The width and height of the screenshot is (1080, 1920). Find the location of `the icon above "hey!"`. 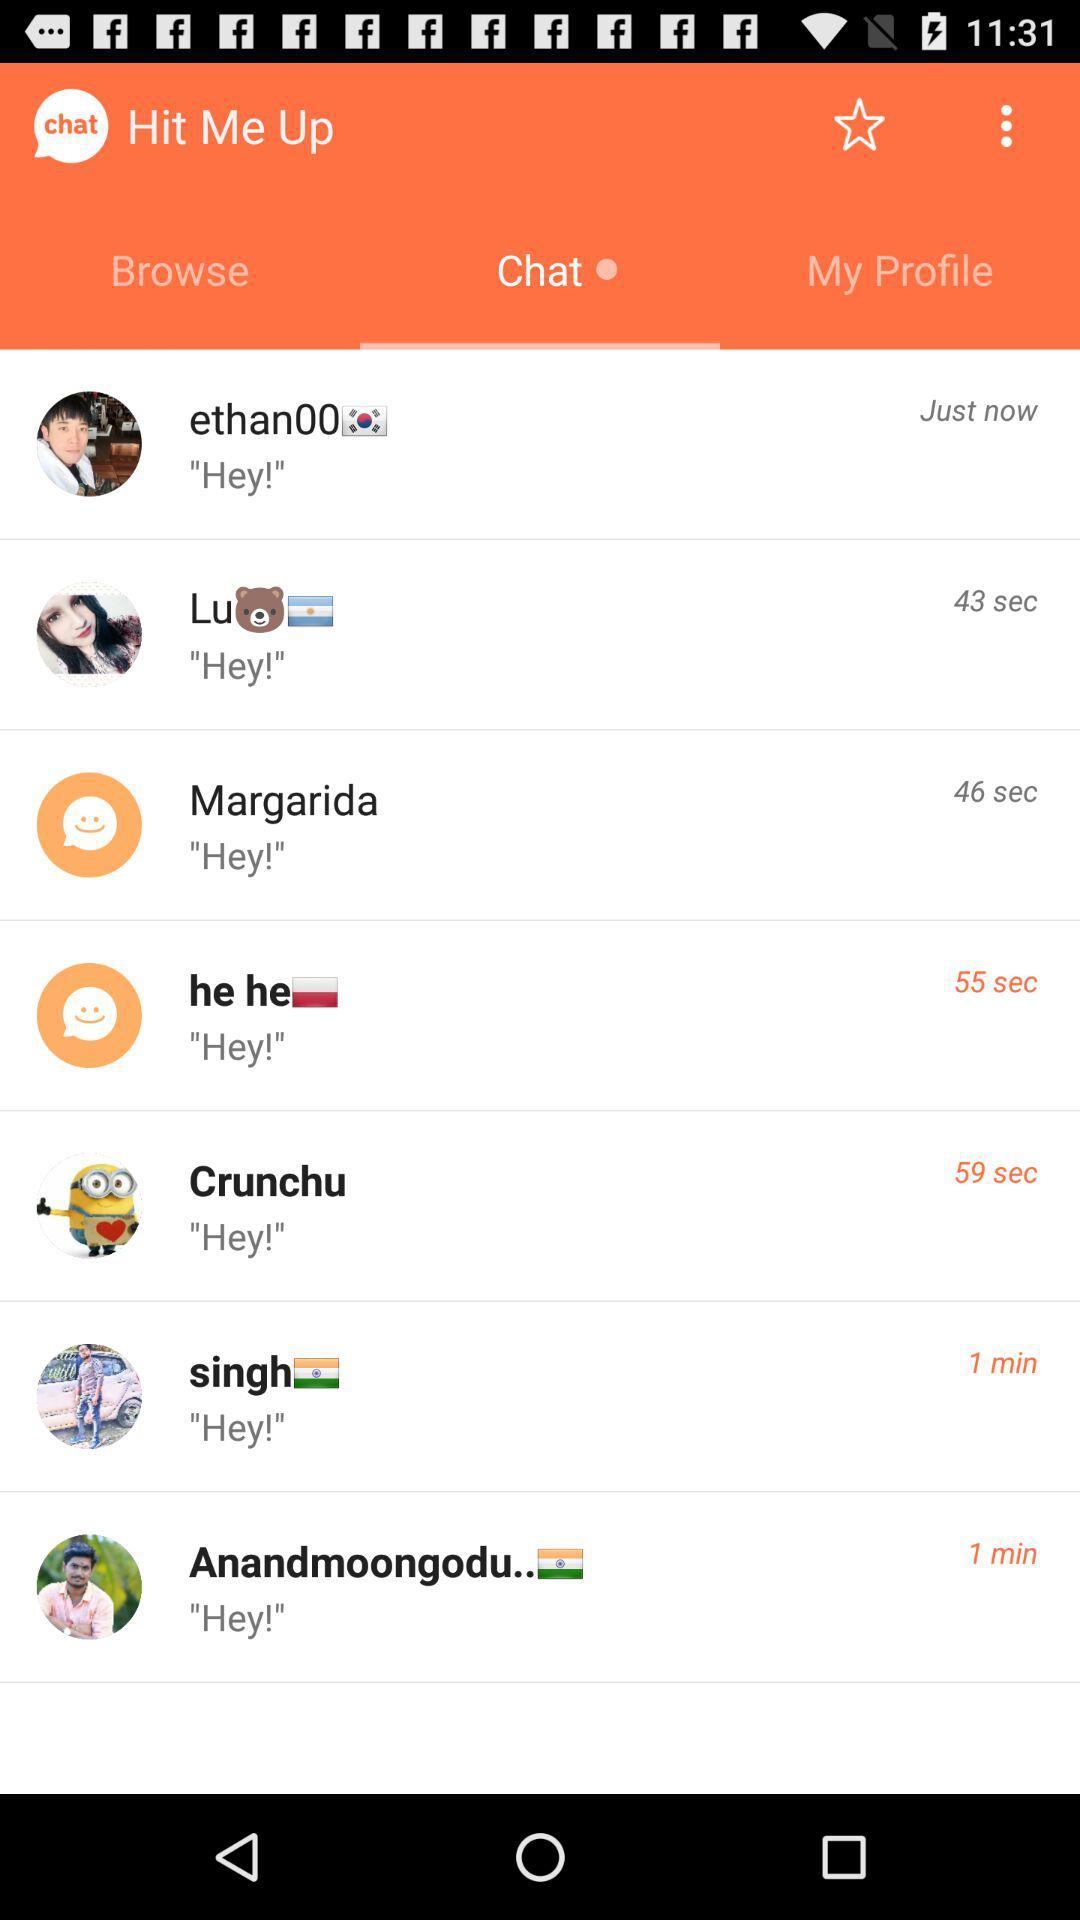

the icon above "hey!" is located at coordinates (995, 980).